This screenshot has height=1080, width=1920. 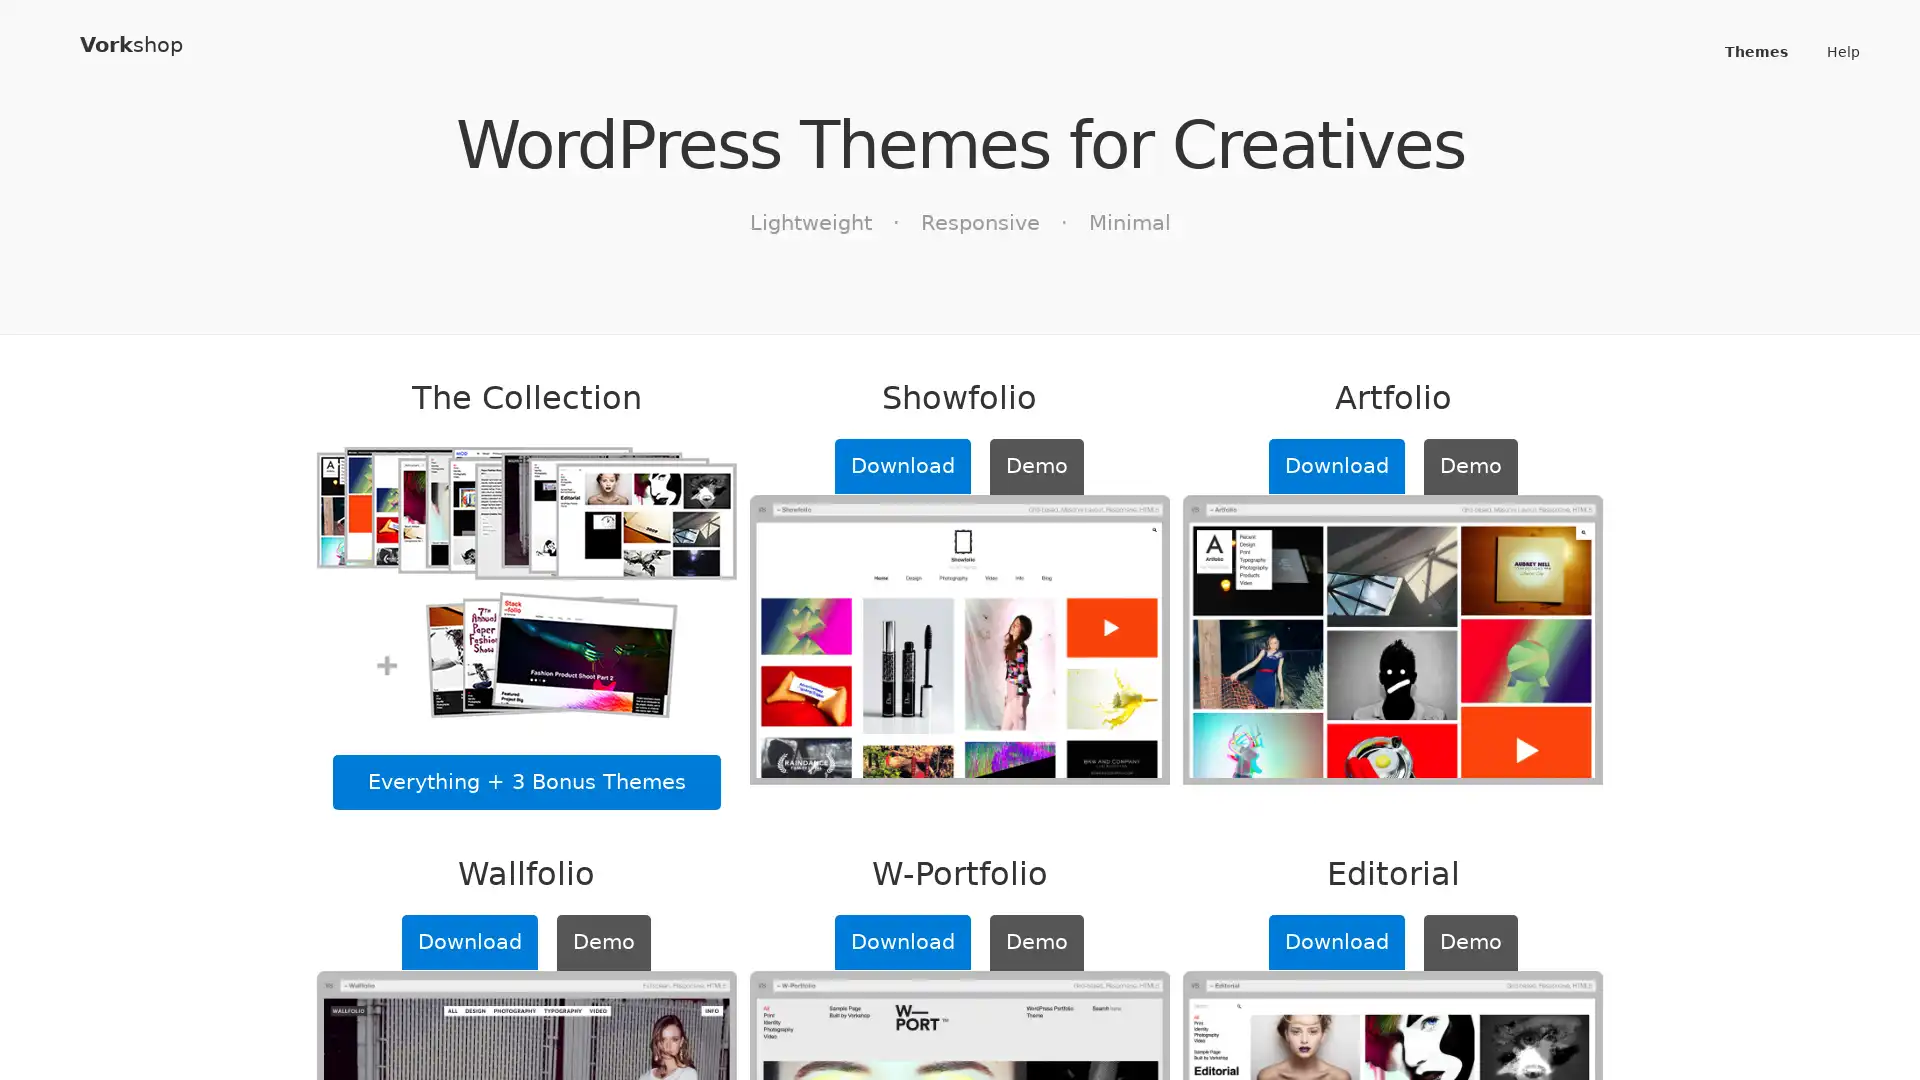 What do you see at coordinates (901, 941) in the screenshot?
I see `Download` at bounding box center [901, 941].